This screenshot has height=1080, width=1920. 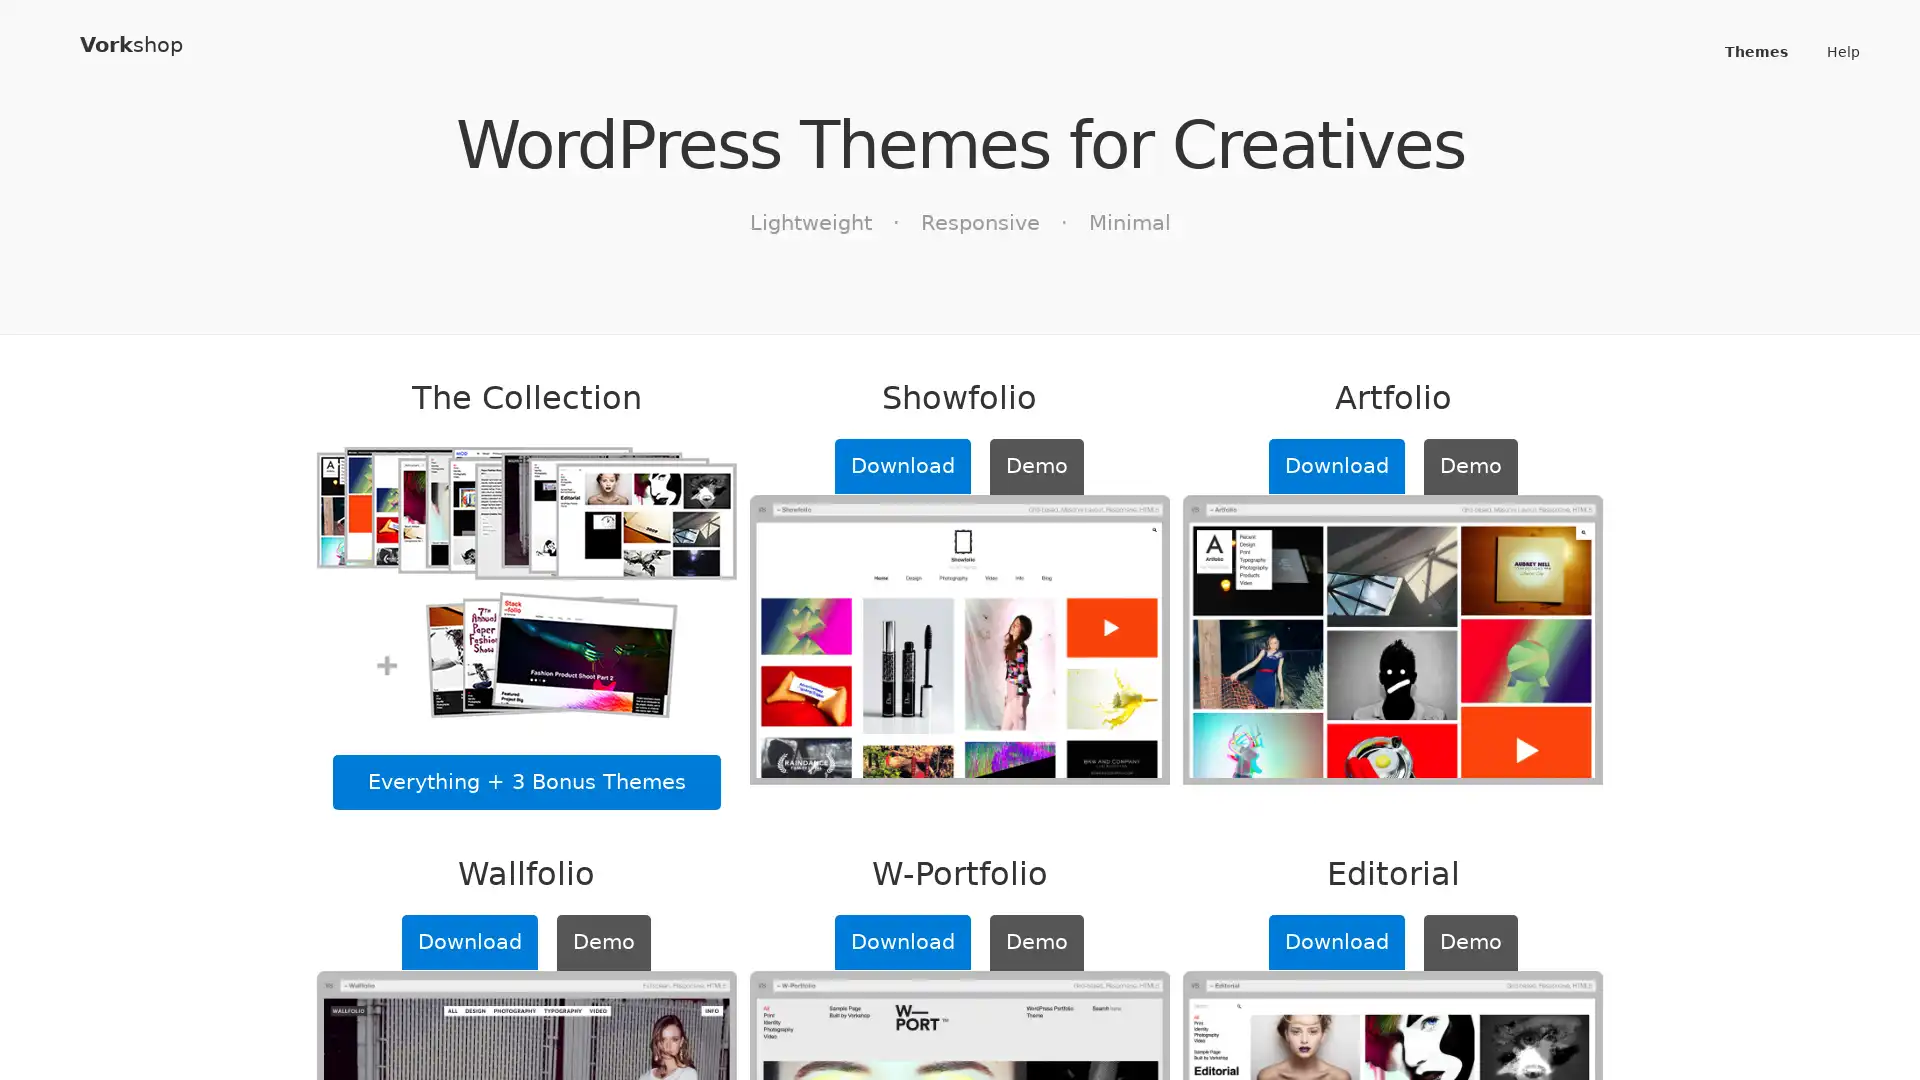 What do you see at coordinates (901, 941) in the screenshot?
I see `Download` at bounding box center [901, 941].